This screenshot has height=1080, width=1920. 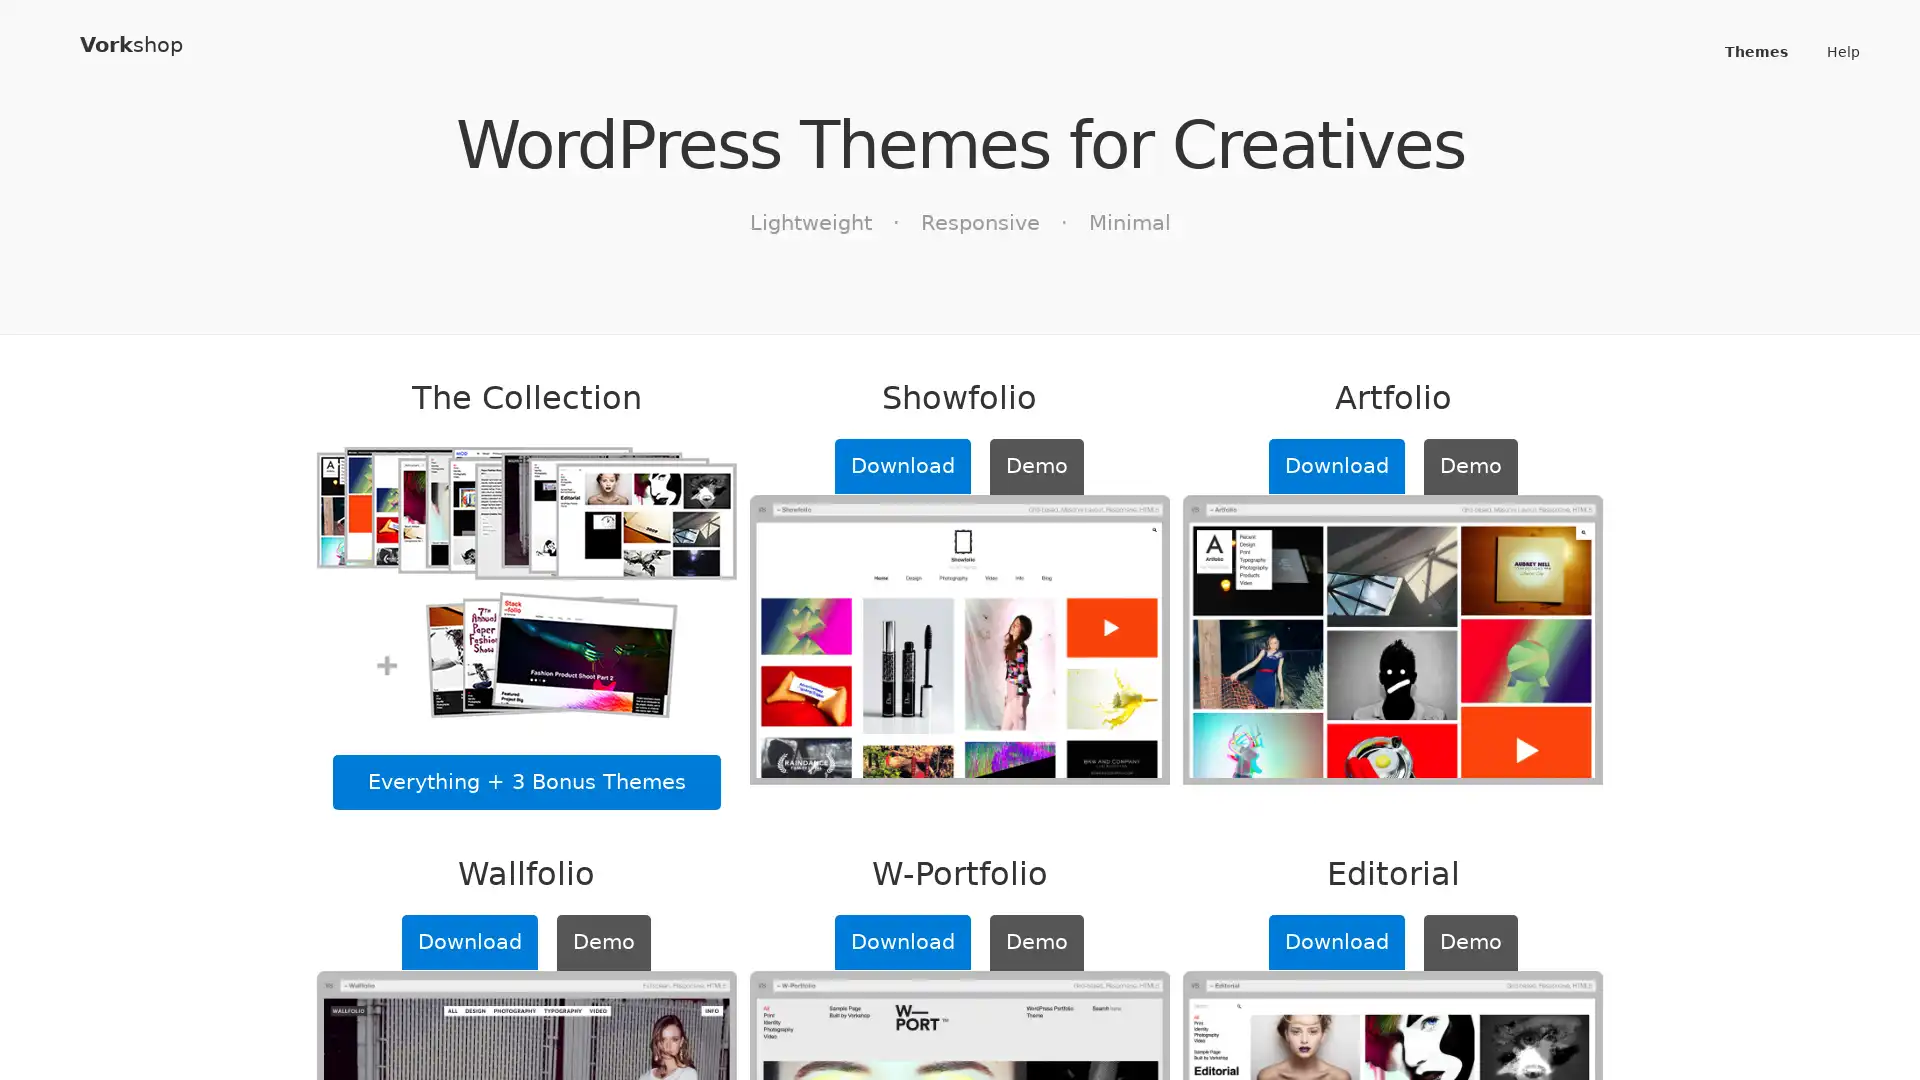 What do you see at coordinates (901, 941) in the screenshot?
I see `Download` at bounding box center [901, 941].